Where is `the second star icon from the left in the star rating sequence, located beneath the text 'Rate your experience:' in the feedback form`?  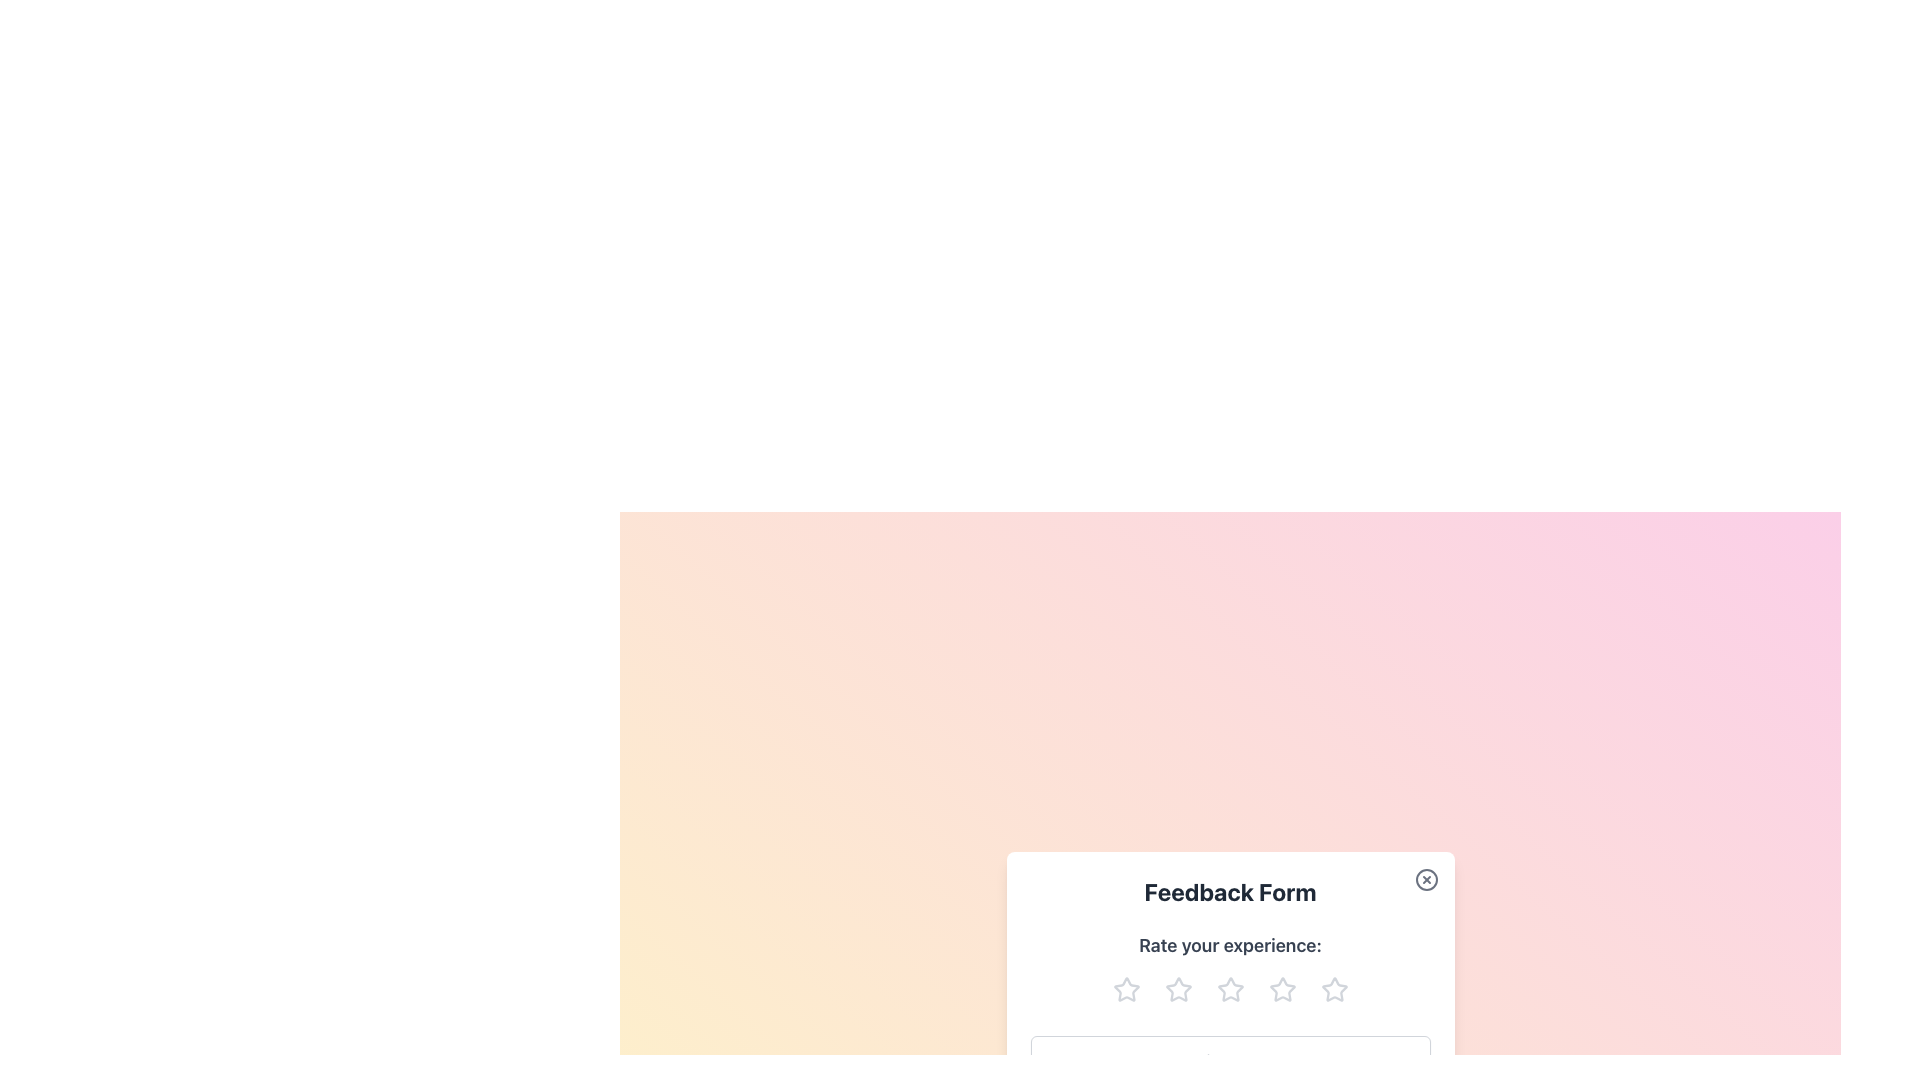 the second star icon from the left in the star rating sequence, located beneath the text 'Rate your experience:' in the feedback form is located at coordinates (1178, 988).